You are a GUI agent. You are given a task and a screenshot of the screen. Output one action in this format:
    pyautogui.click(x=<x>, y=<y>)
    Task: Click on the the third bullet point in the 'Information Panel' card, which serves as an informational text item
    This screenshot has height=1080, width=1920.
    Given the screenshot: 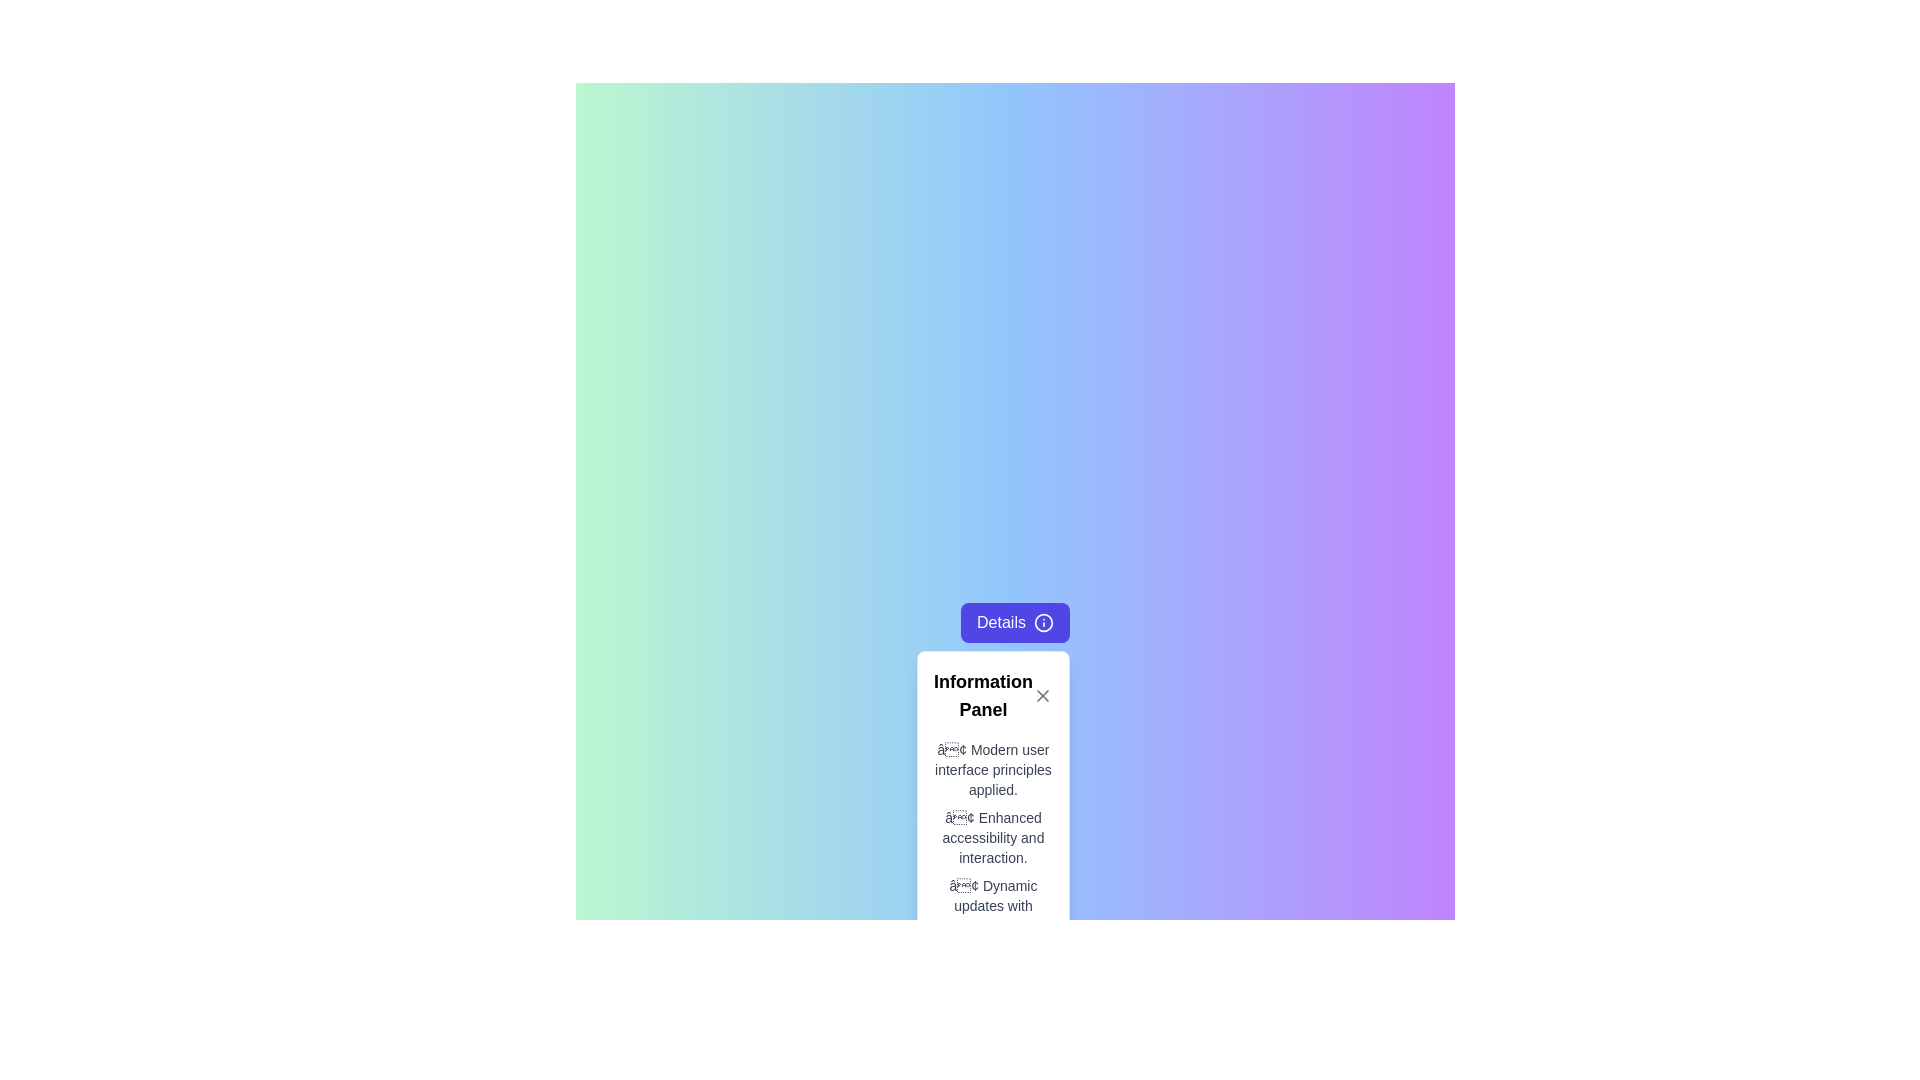 What is the action you would take?
    pyautogui.click(x=993, y=906)
    